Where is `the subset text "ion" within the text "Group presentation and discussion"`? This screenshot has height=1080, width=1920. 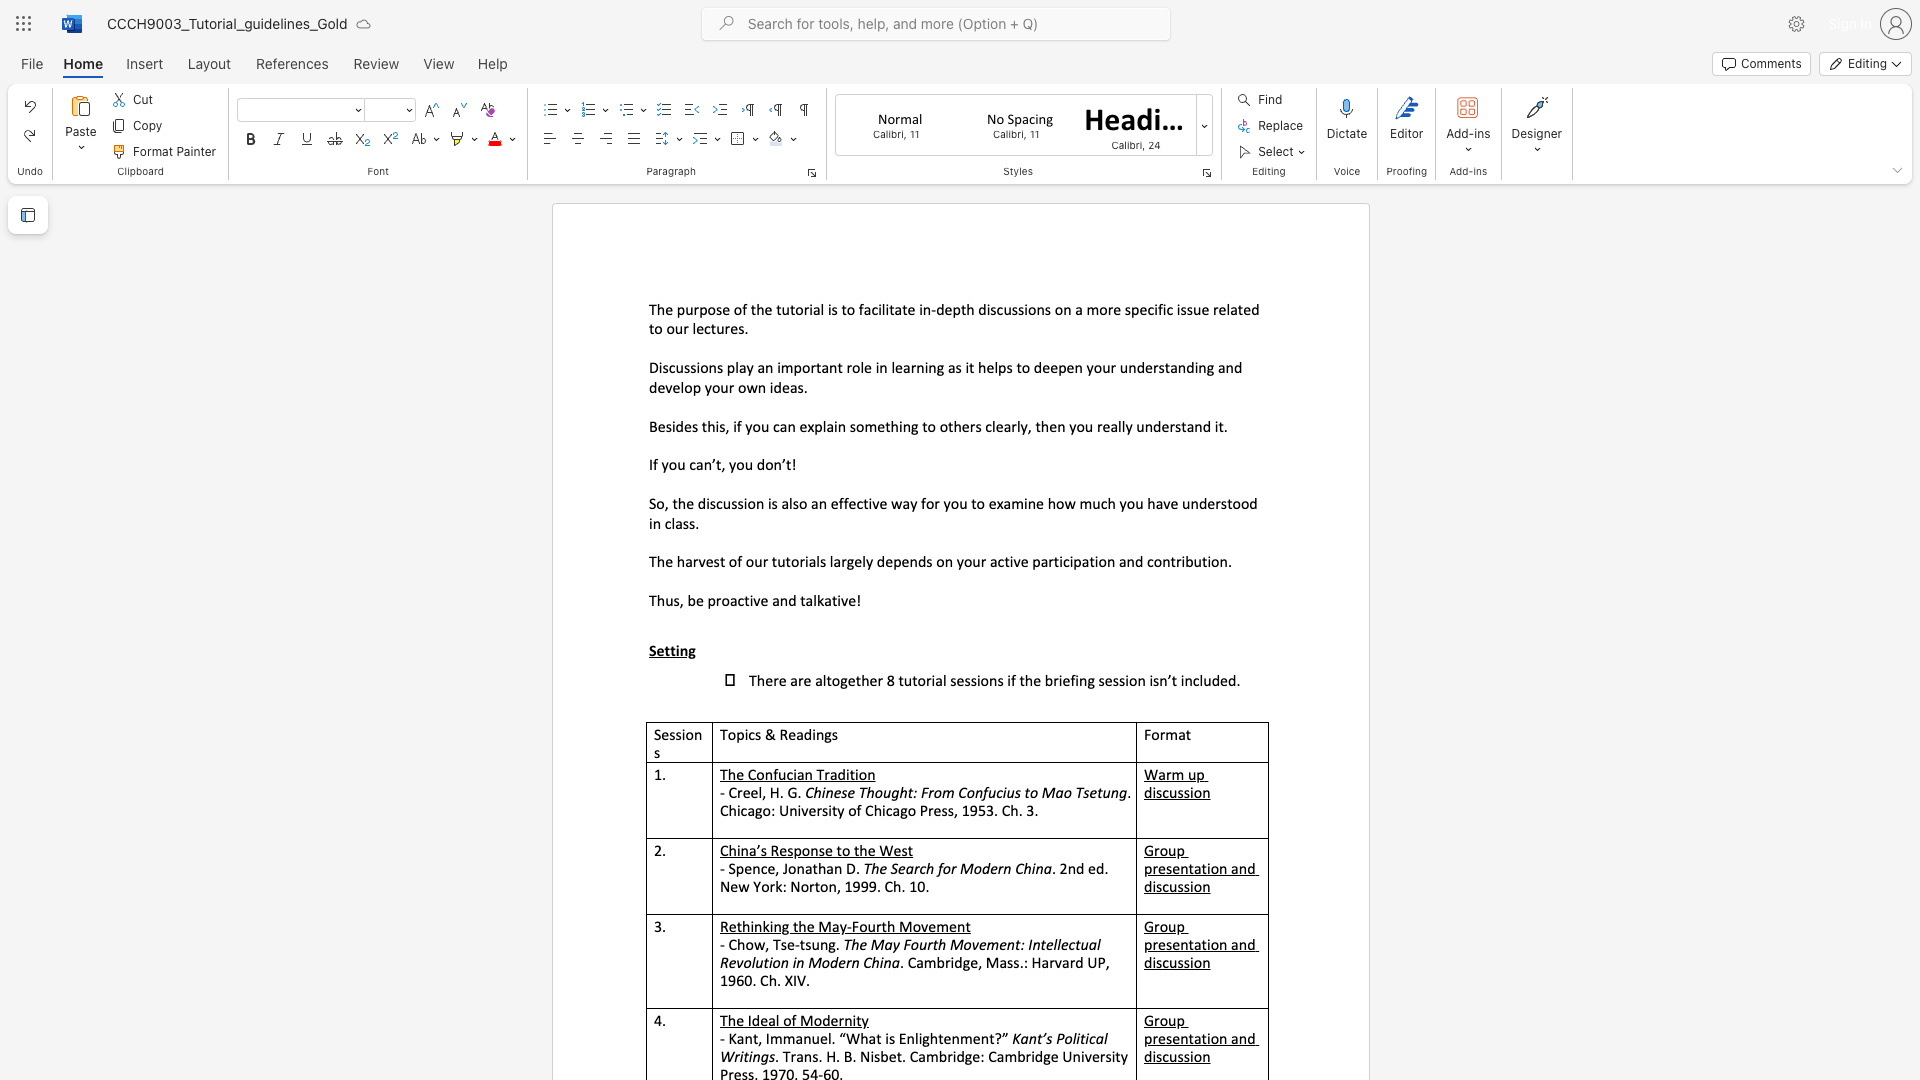 the subset text "ion" within the text "Group presentation and discussion" is located at coordinates (1190, 885).